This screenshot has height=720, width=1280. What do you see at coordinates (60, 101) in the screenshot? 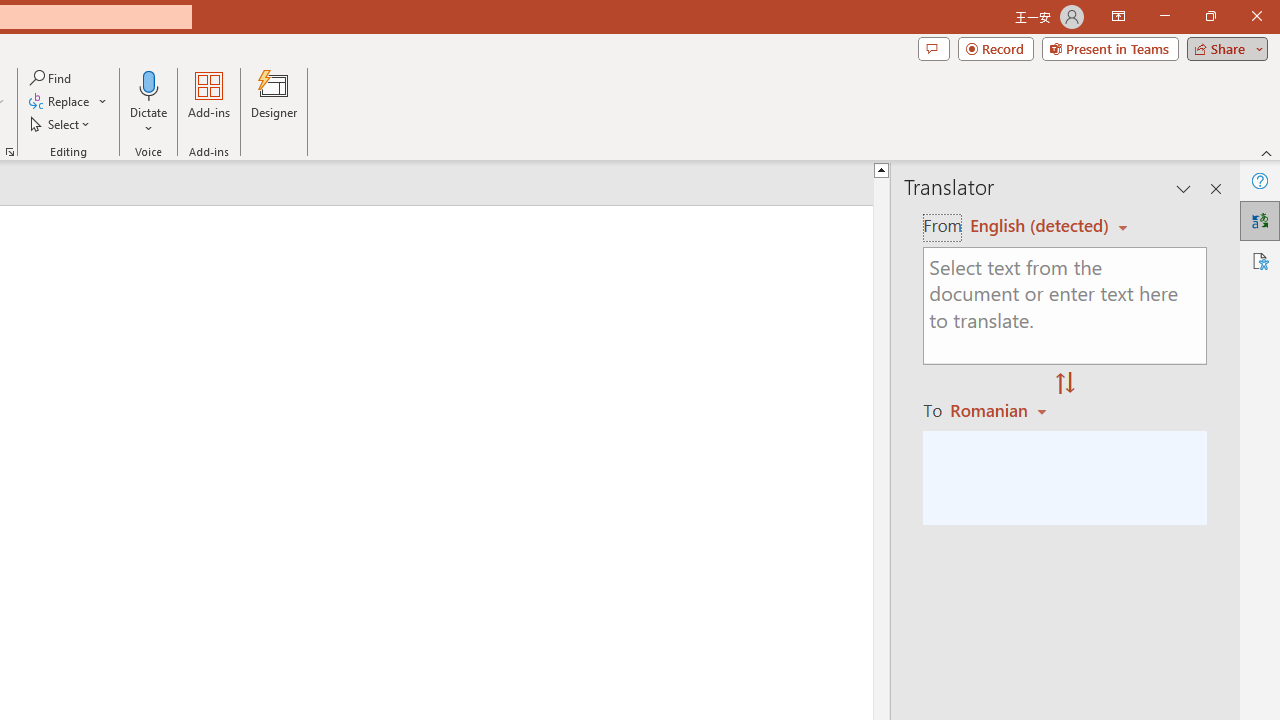
I see `'Replace...'` at bounding box center [60, 101].